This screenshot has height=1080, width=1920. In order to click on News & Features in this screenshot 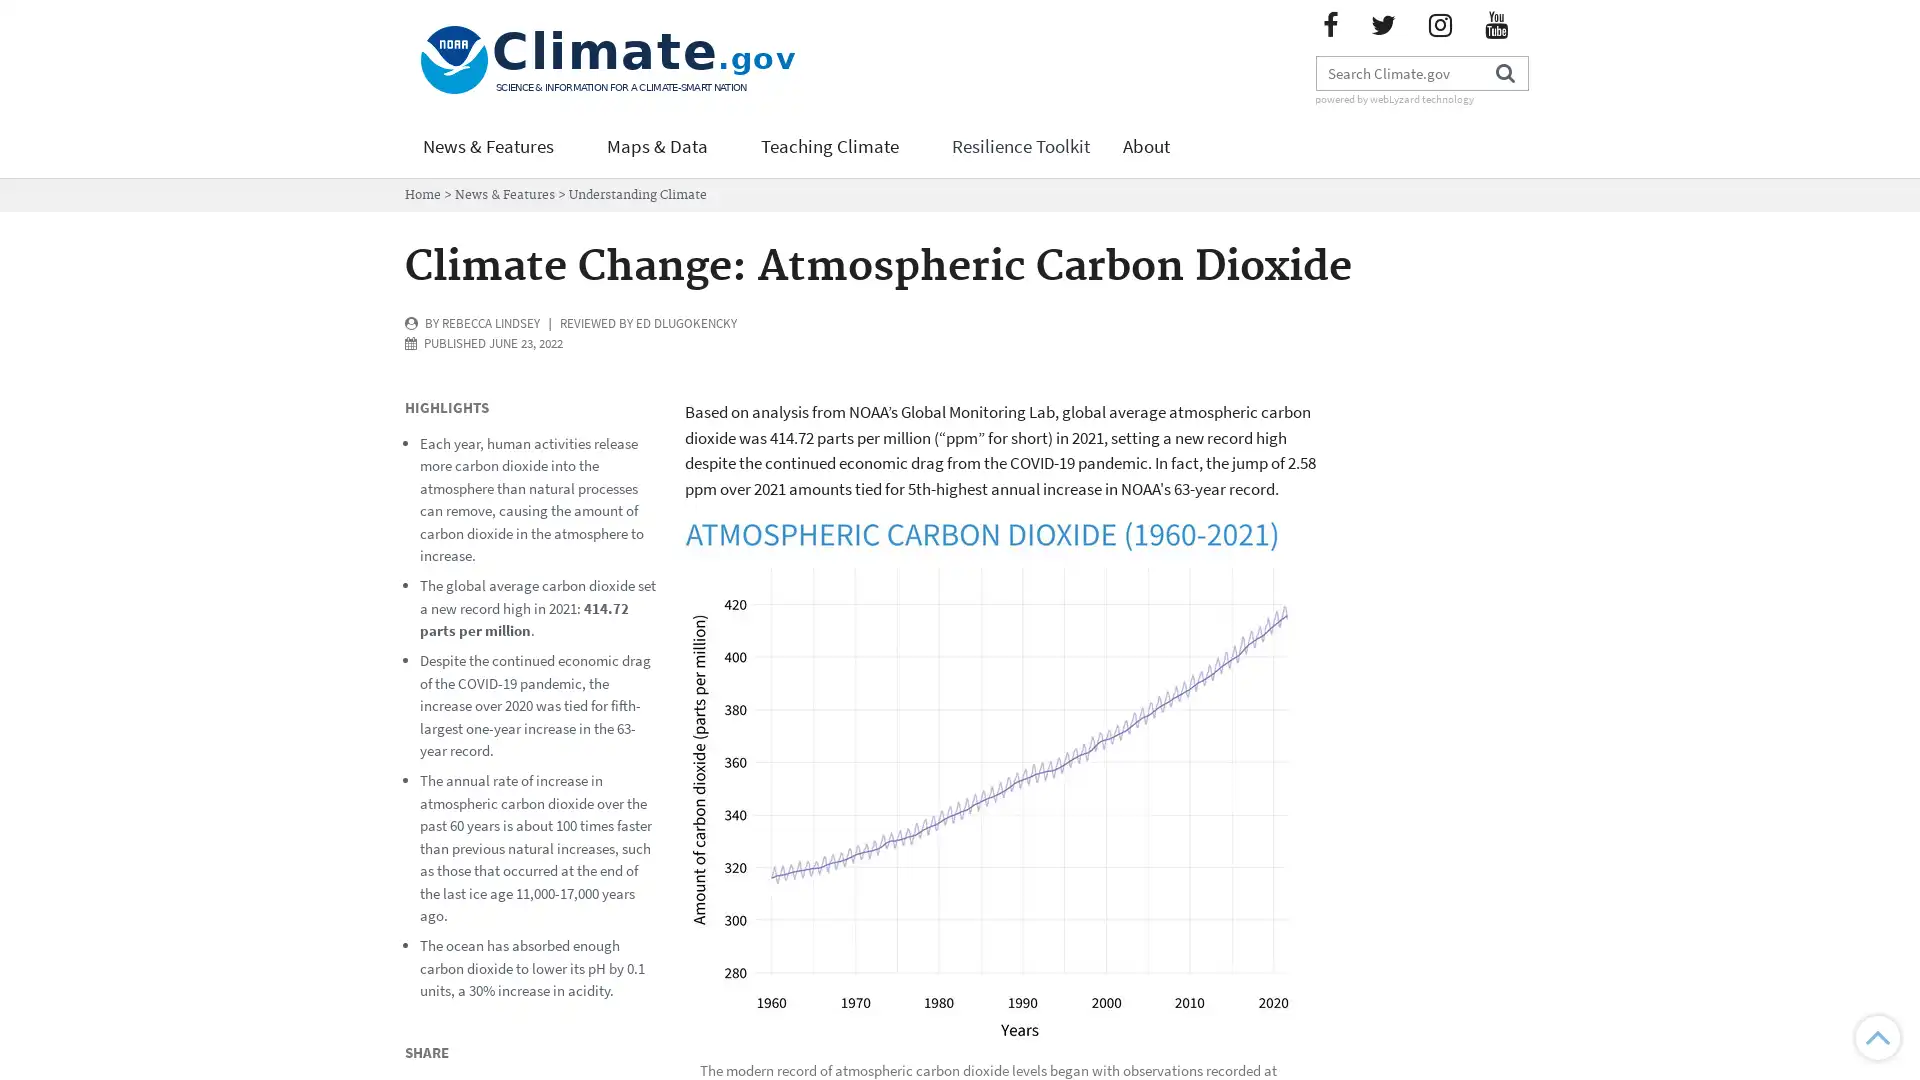, I will do `click(498, 146)`.